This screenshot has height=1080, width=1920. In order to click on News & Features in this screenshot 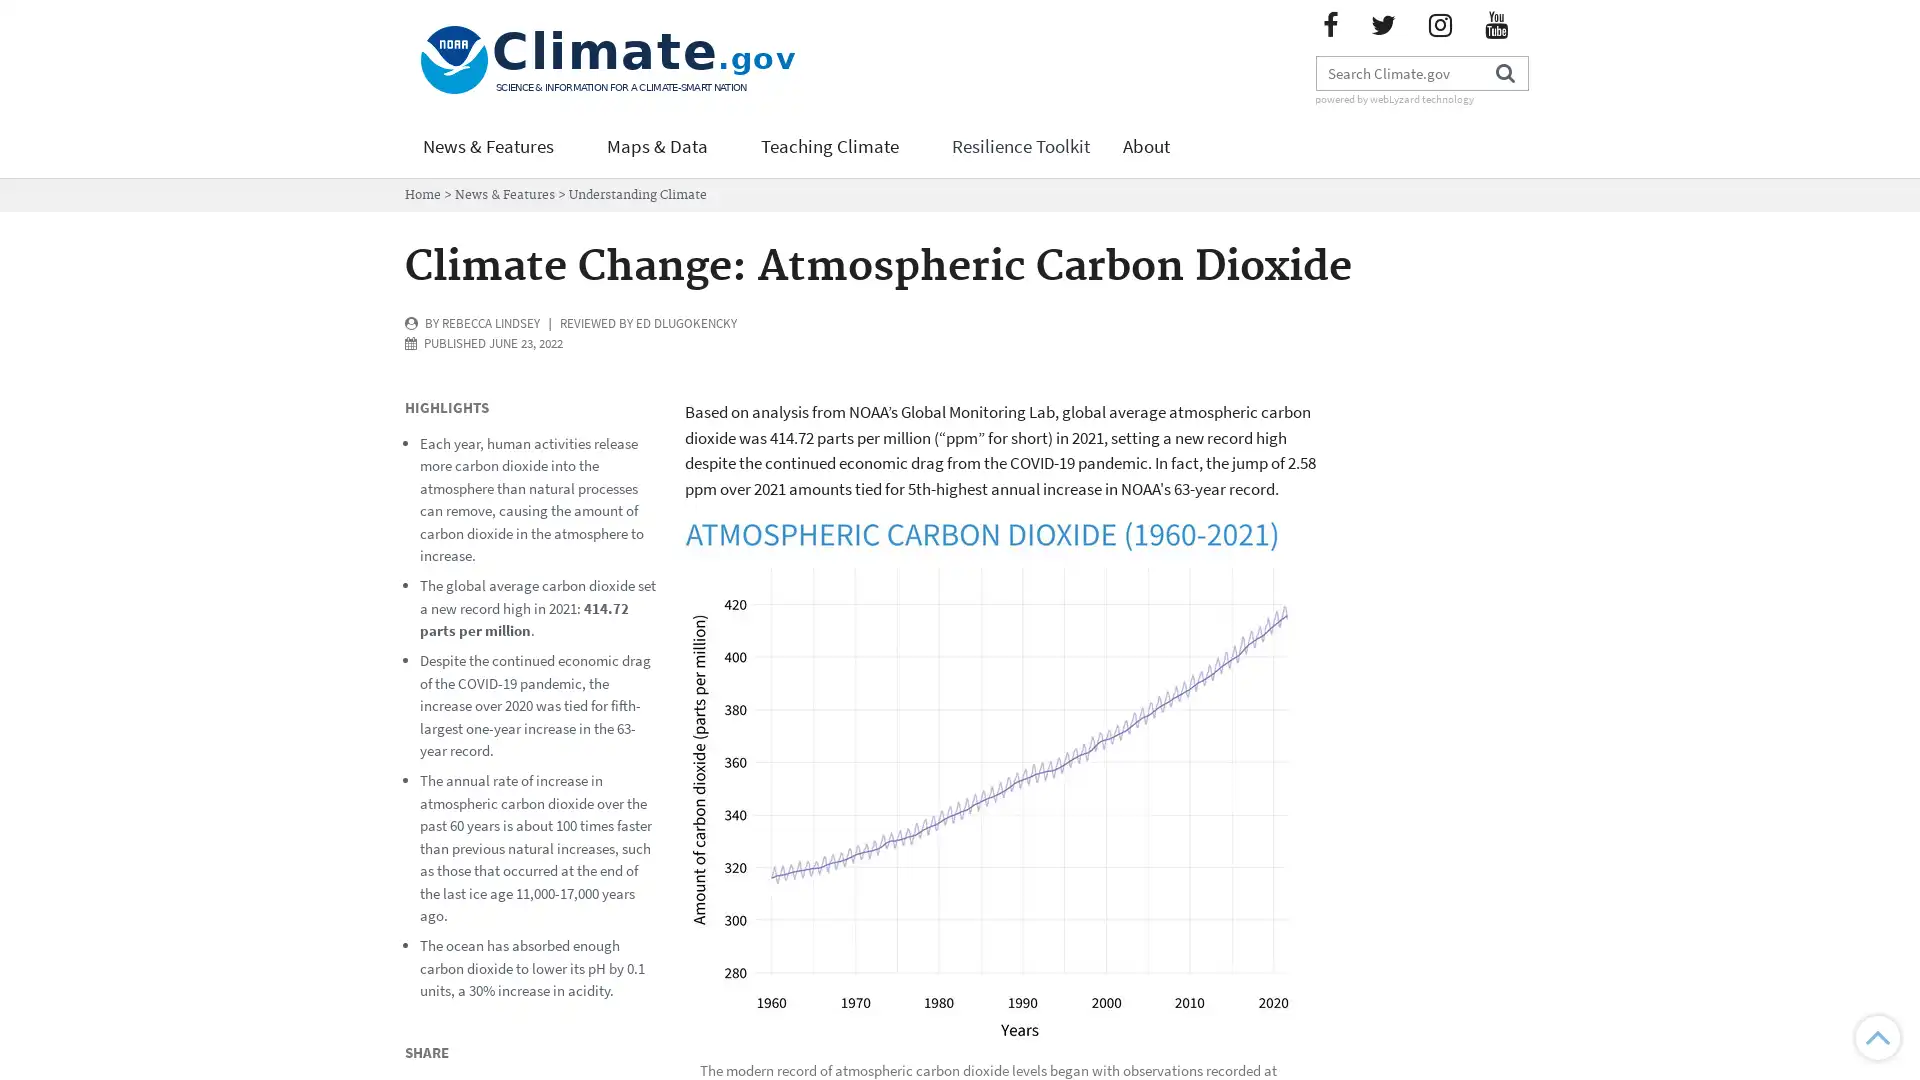, I will do `click(498, 146)`.